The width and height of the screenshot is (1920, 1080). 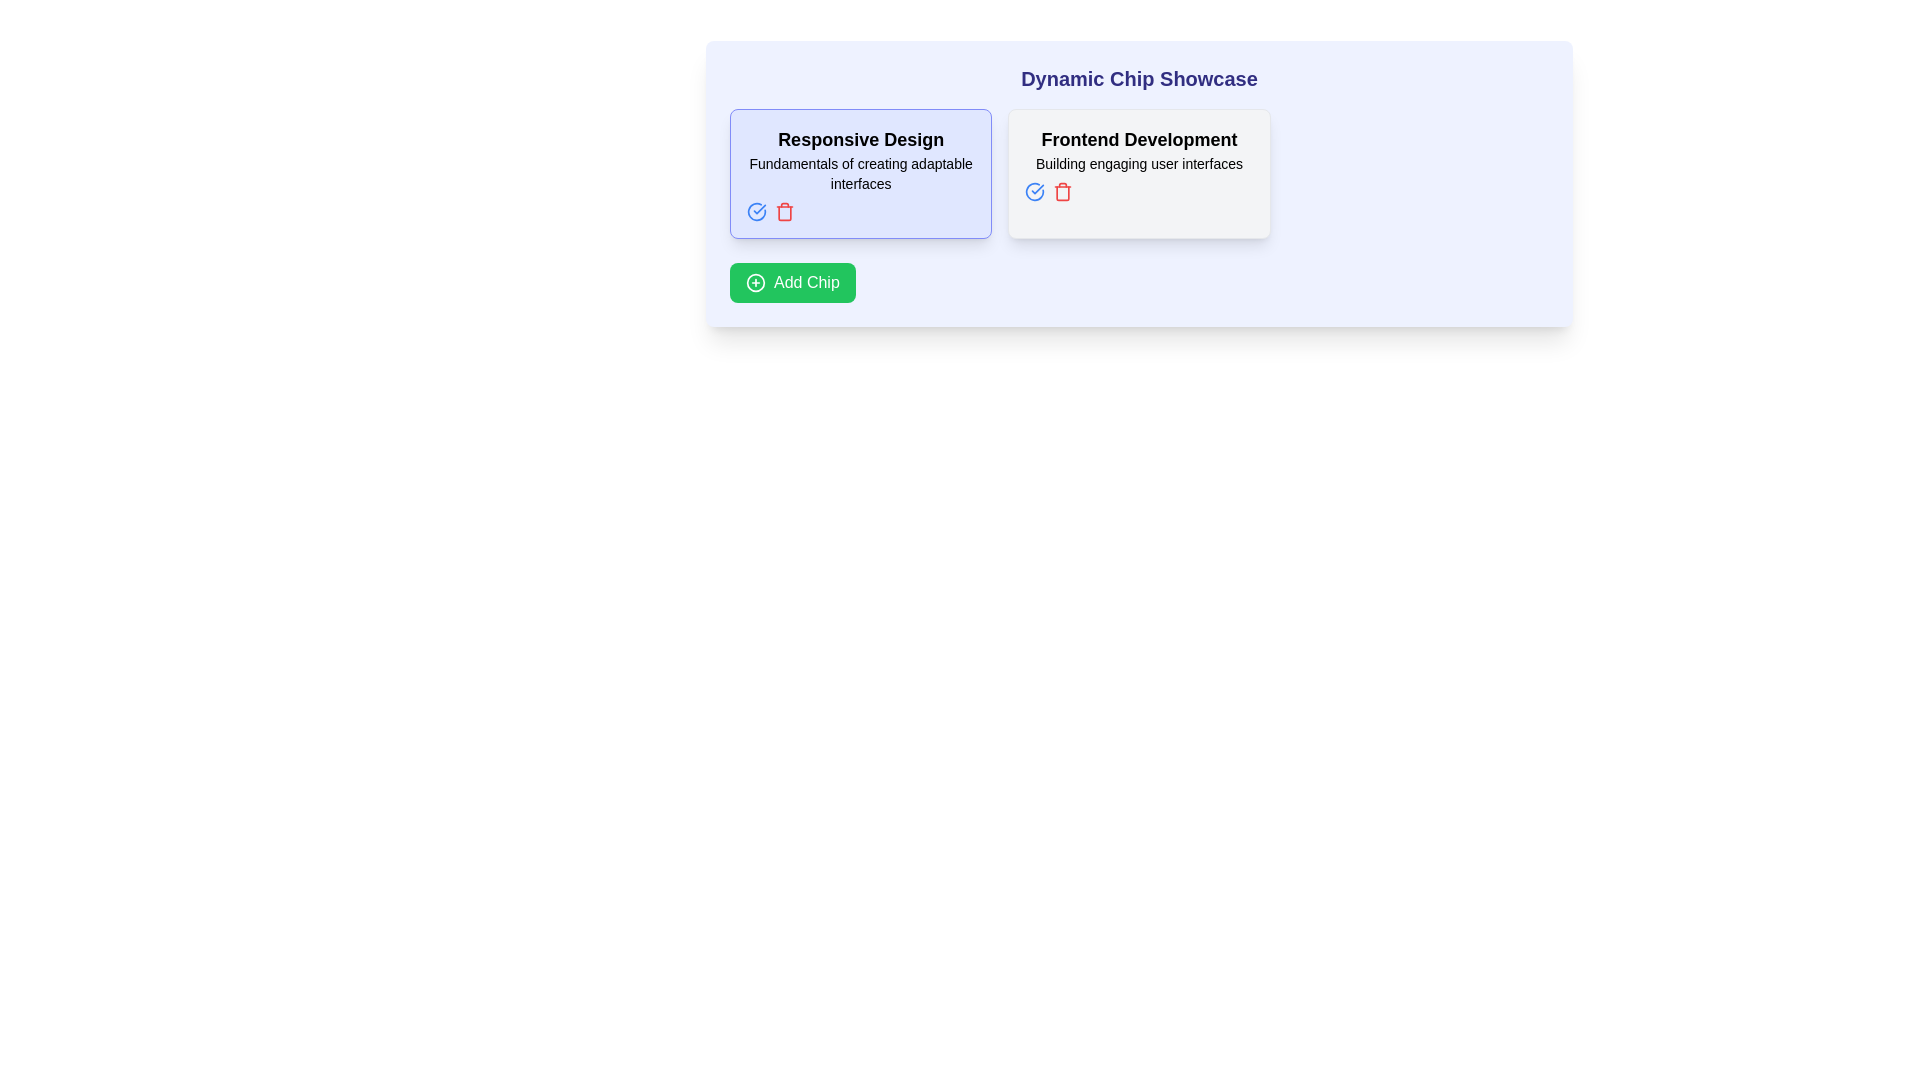 What do you see at coordinates (784, 212) in the screenshot?
I see `the delete icon located to the right of the text 'Responsive Design' within the left chip` at bounding box center [784, 212].